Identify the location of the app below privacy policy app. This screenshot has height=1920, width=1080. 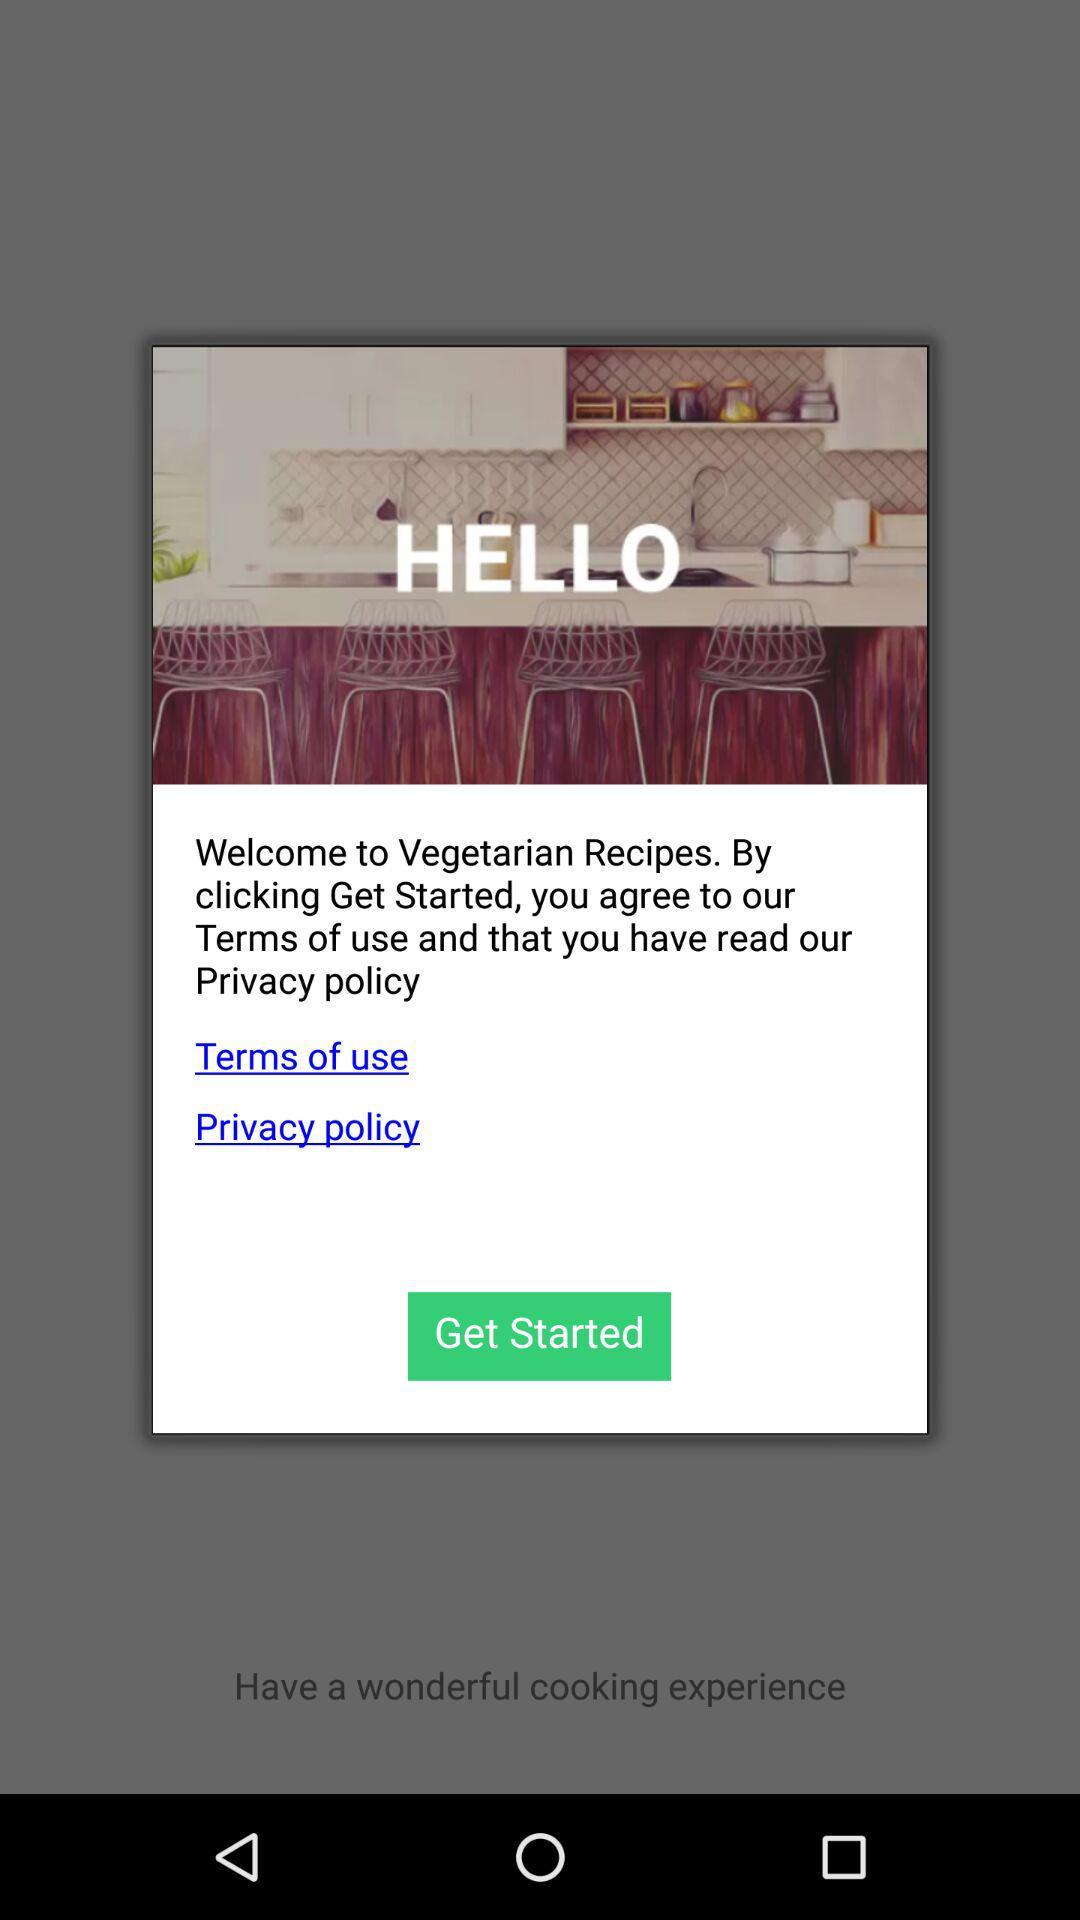
(538, 1336).